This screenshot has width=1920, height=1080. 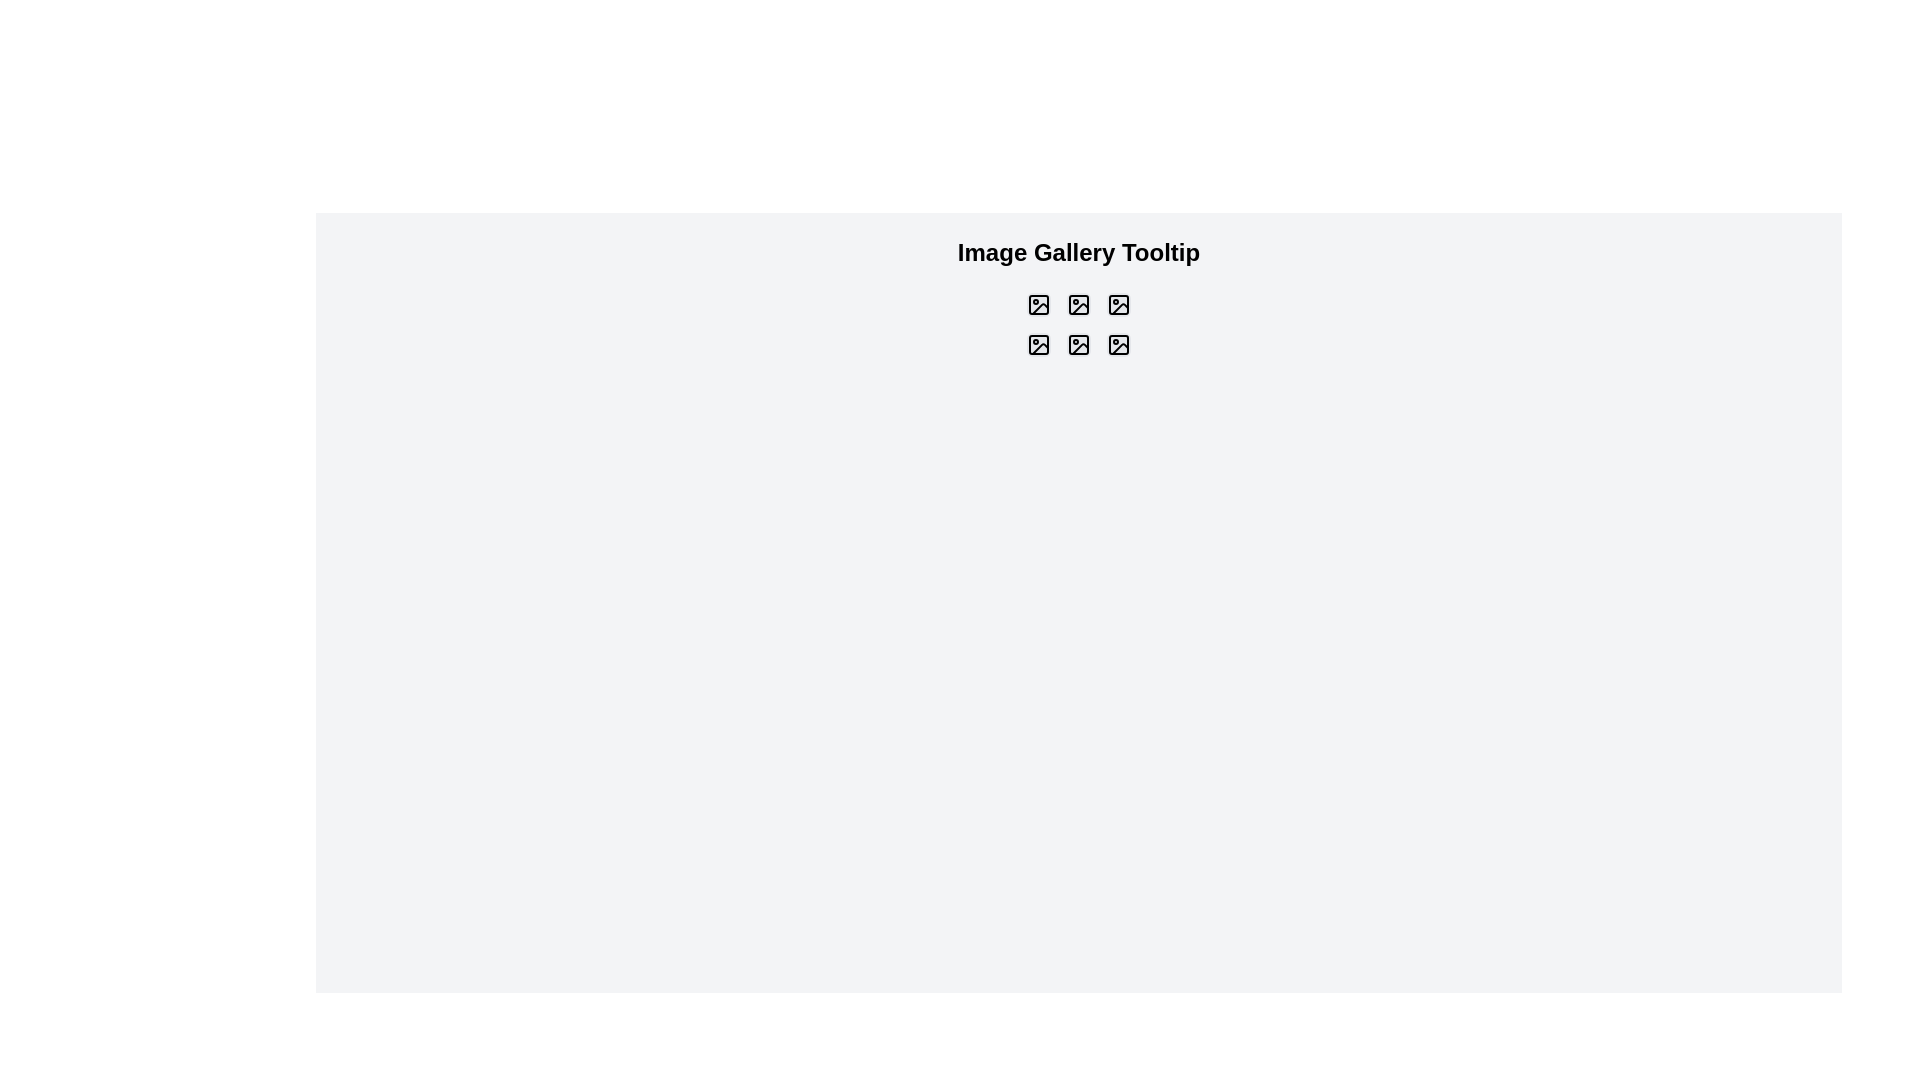 What do you see at coordinates (1117, 304) in the screenshot?
I see `the image thumbnail` at bounding box center [1117, 304].